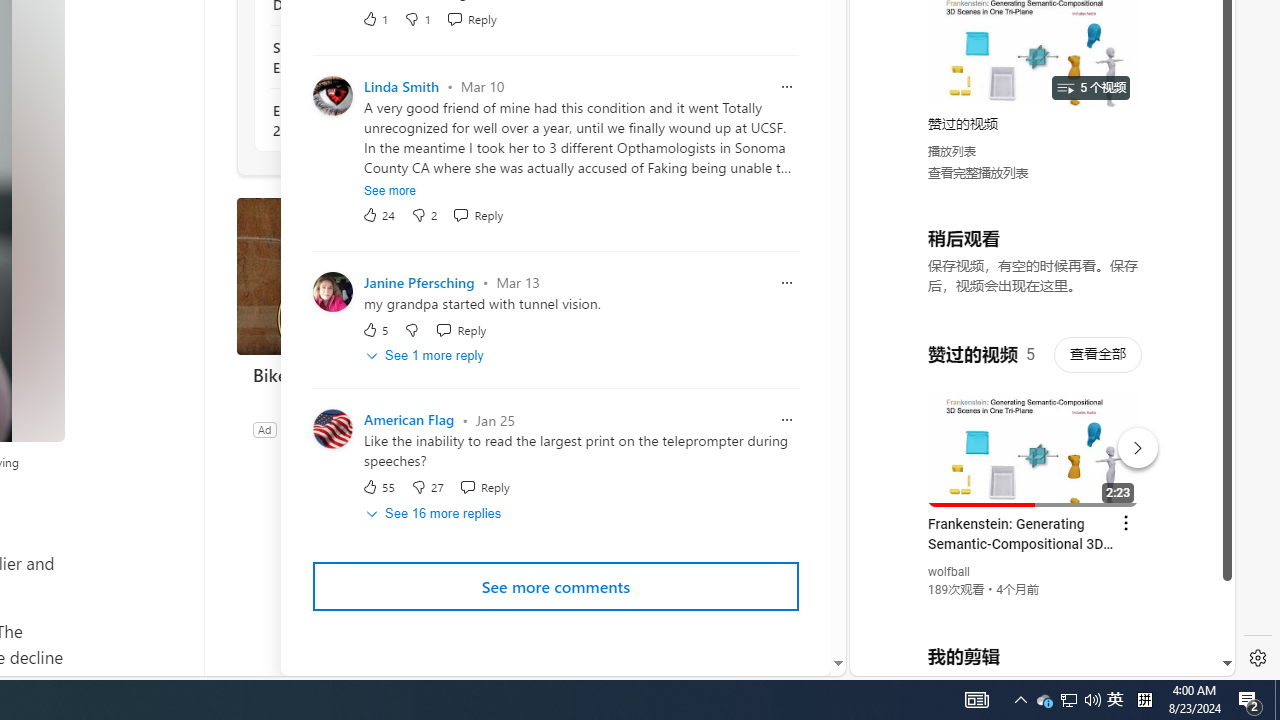  I want to click on 'Janine Pfersching', so click(418, 282).